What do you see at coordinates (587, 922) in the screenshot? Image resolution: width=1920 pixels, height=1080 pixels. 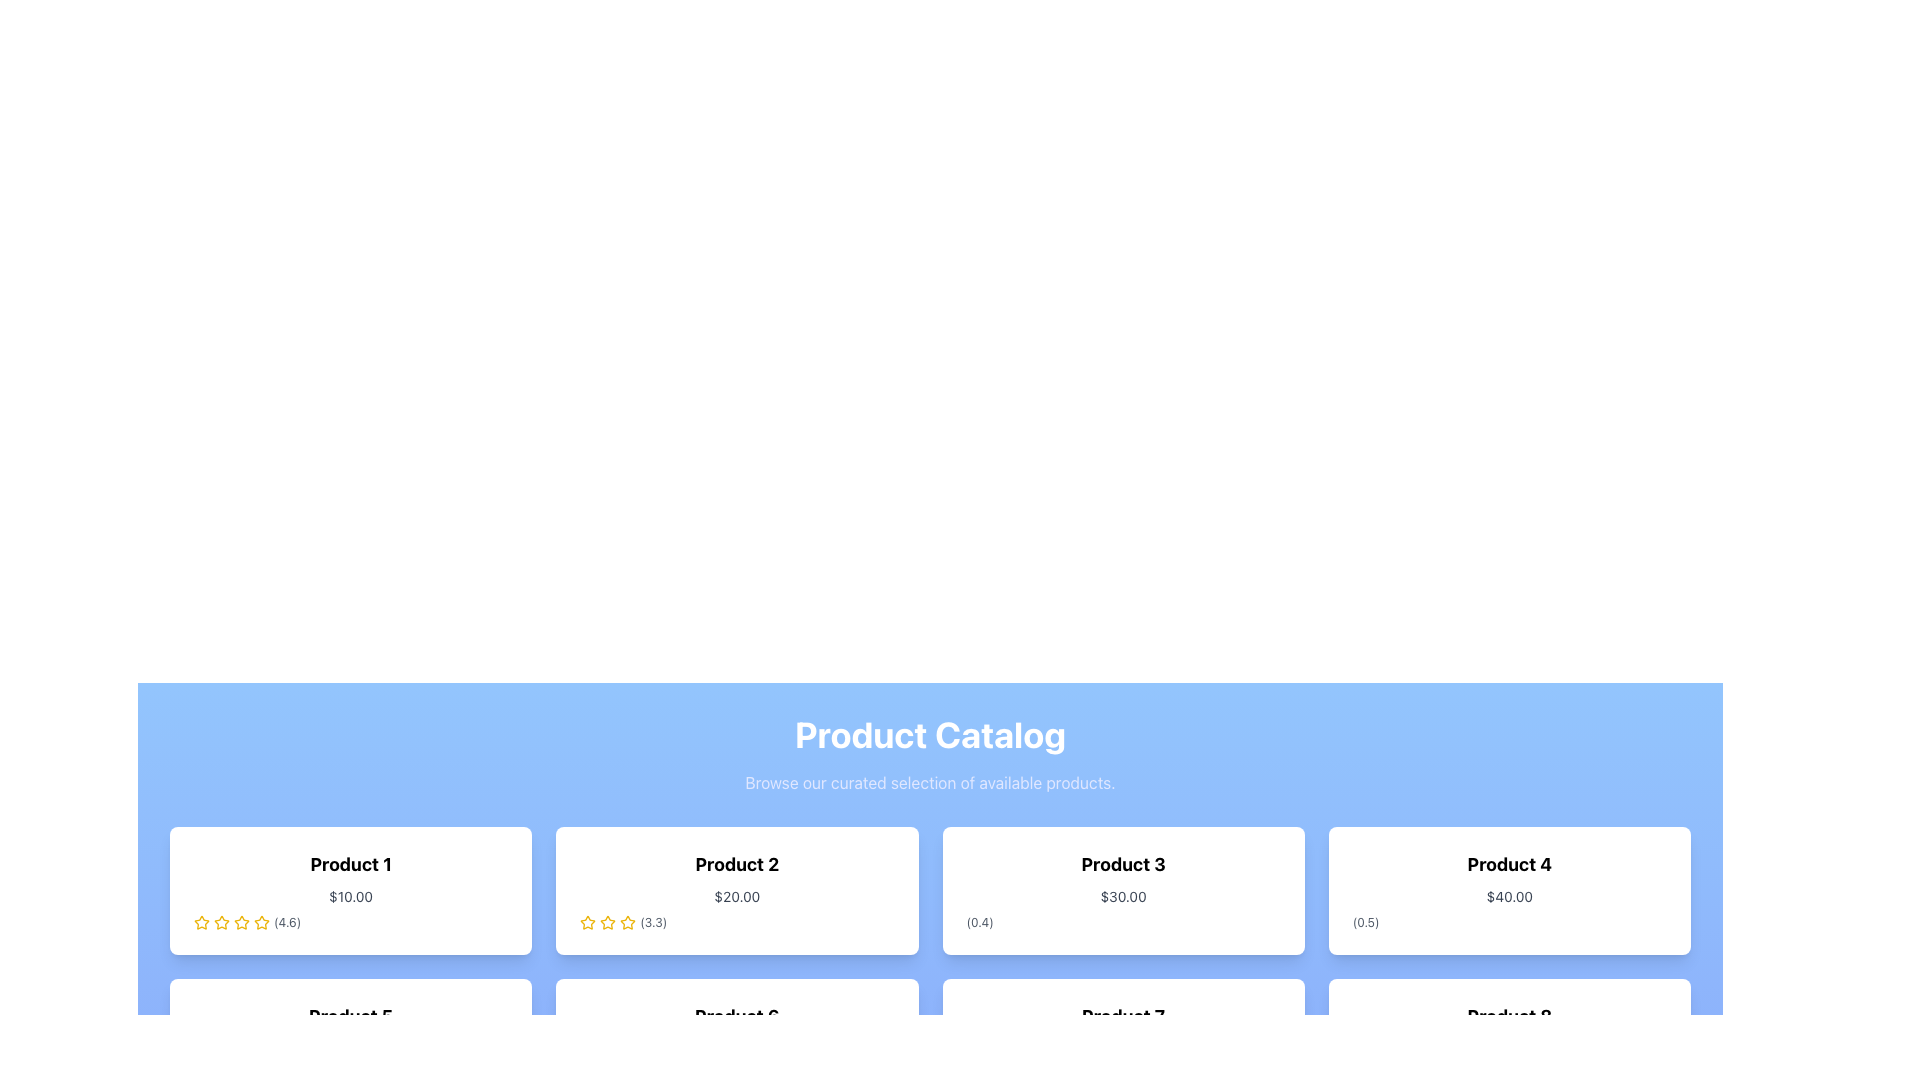 I see `the first star icon representing the product rating in the 'Product 2' card, positioned above the price and below the title` at bounding box center [587, 922].